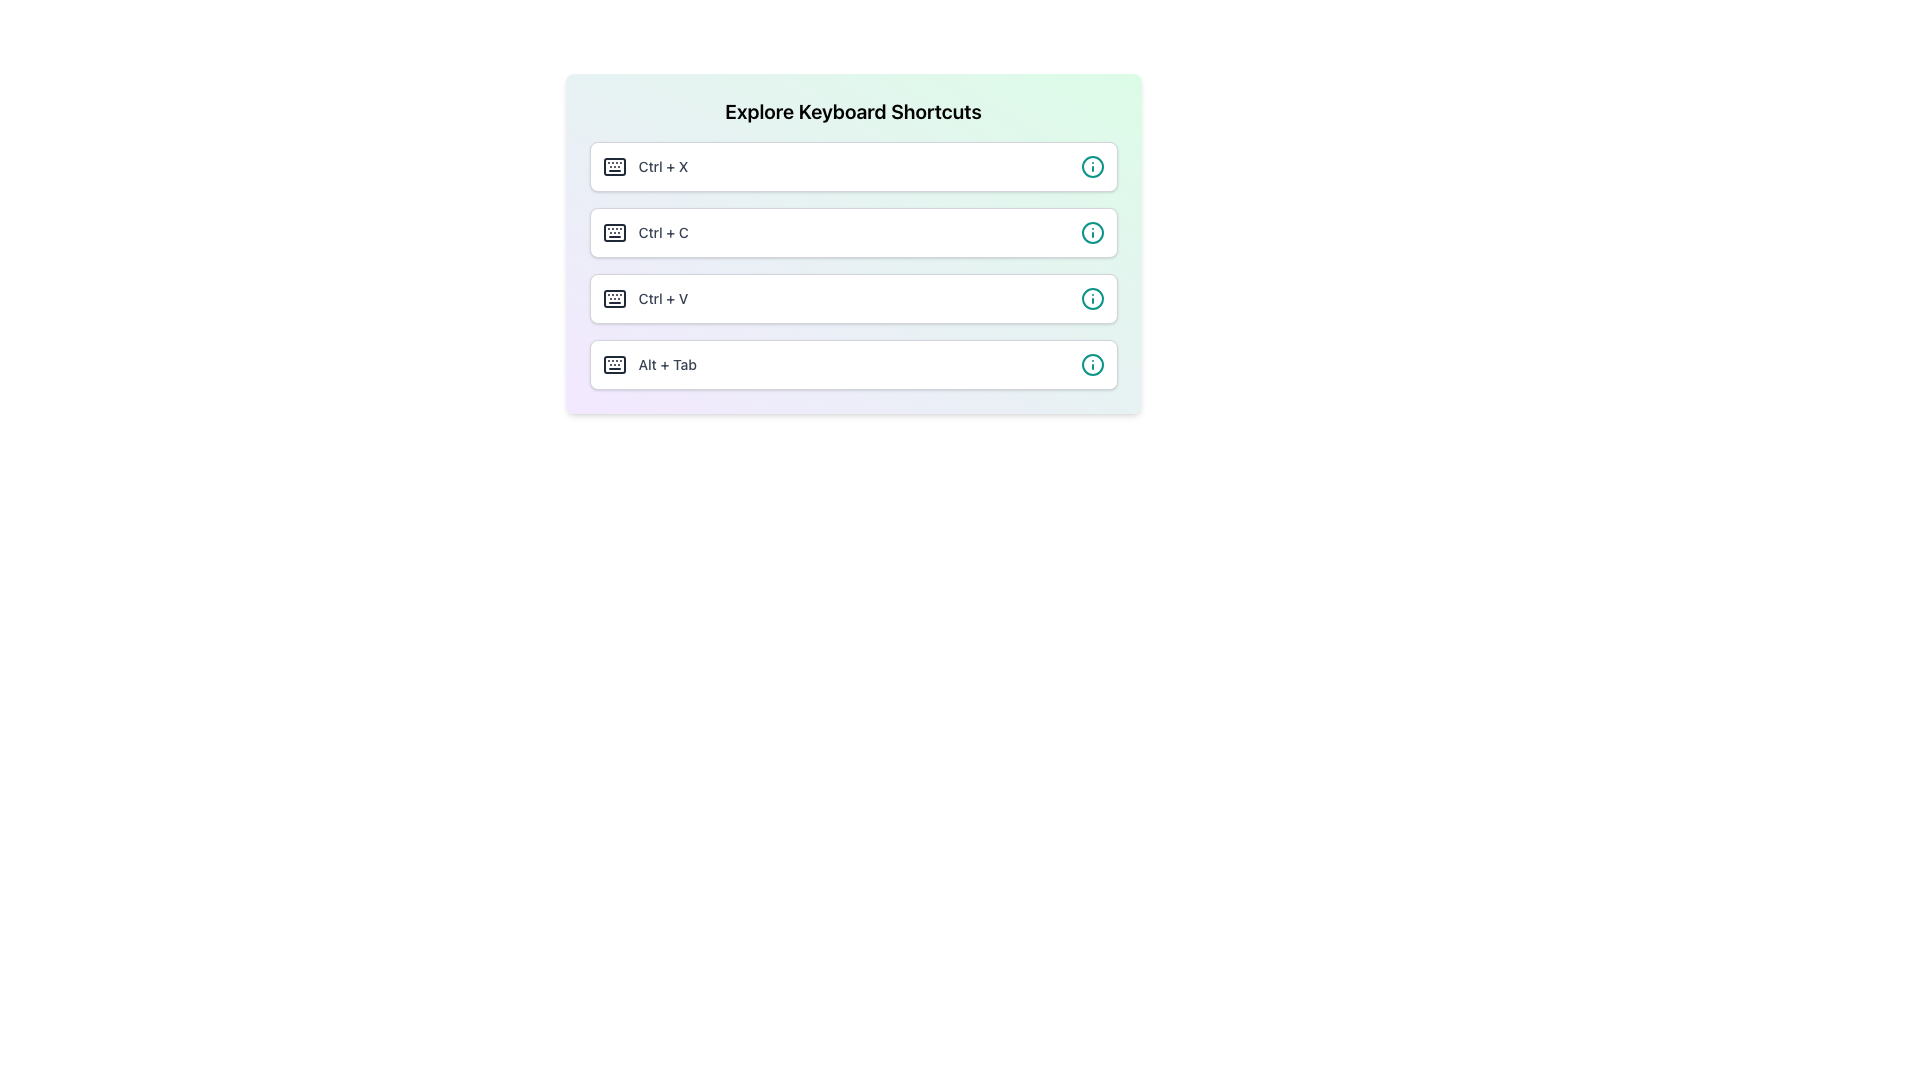  Describe the element at coordinates (1091, 365) in the screenshot. I see `the central circular component of the SVG icon with a teal stroke color located near the bottom-right corner of the last list item in a vertical list of shortcut actions` at that location.